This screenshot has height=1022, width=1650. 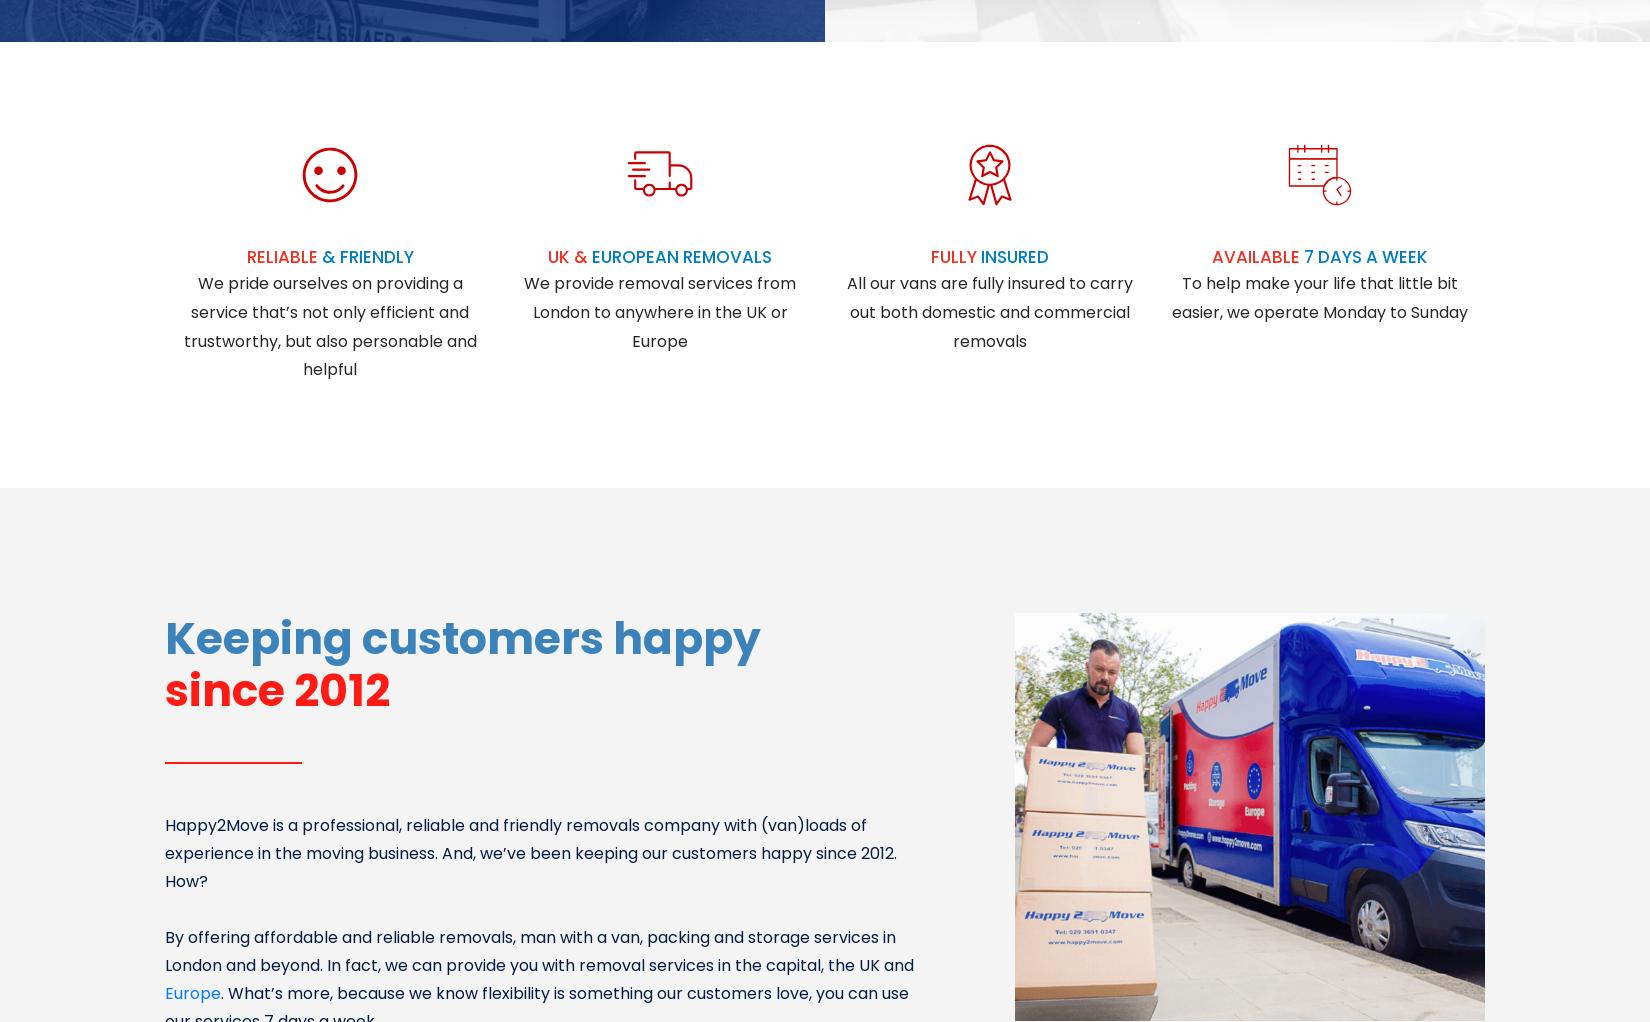 What do you see at coordinates (529, 853) in the screenshot?
I see `'Happy2Move is a professional, reliable and friendly removals company with (van)loads of experience in the moving business. And, we’ve been keeping our customers happy since 2012. How?'` at bounding box center [529, 853].